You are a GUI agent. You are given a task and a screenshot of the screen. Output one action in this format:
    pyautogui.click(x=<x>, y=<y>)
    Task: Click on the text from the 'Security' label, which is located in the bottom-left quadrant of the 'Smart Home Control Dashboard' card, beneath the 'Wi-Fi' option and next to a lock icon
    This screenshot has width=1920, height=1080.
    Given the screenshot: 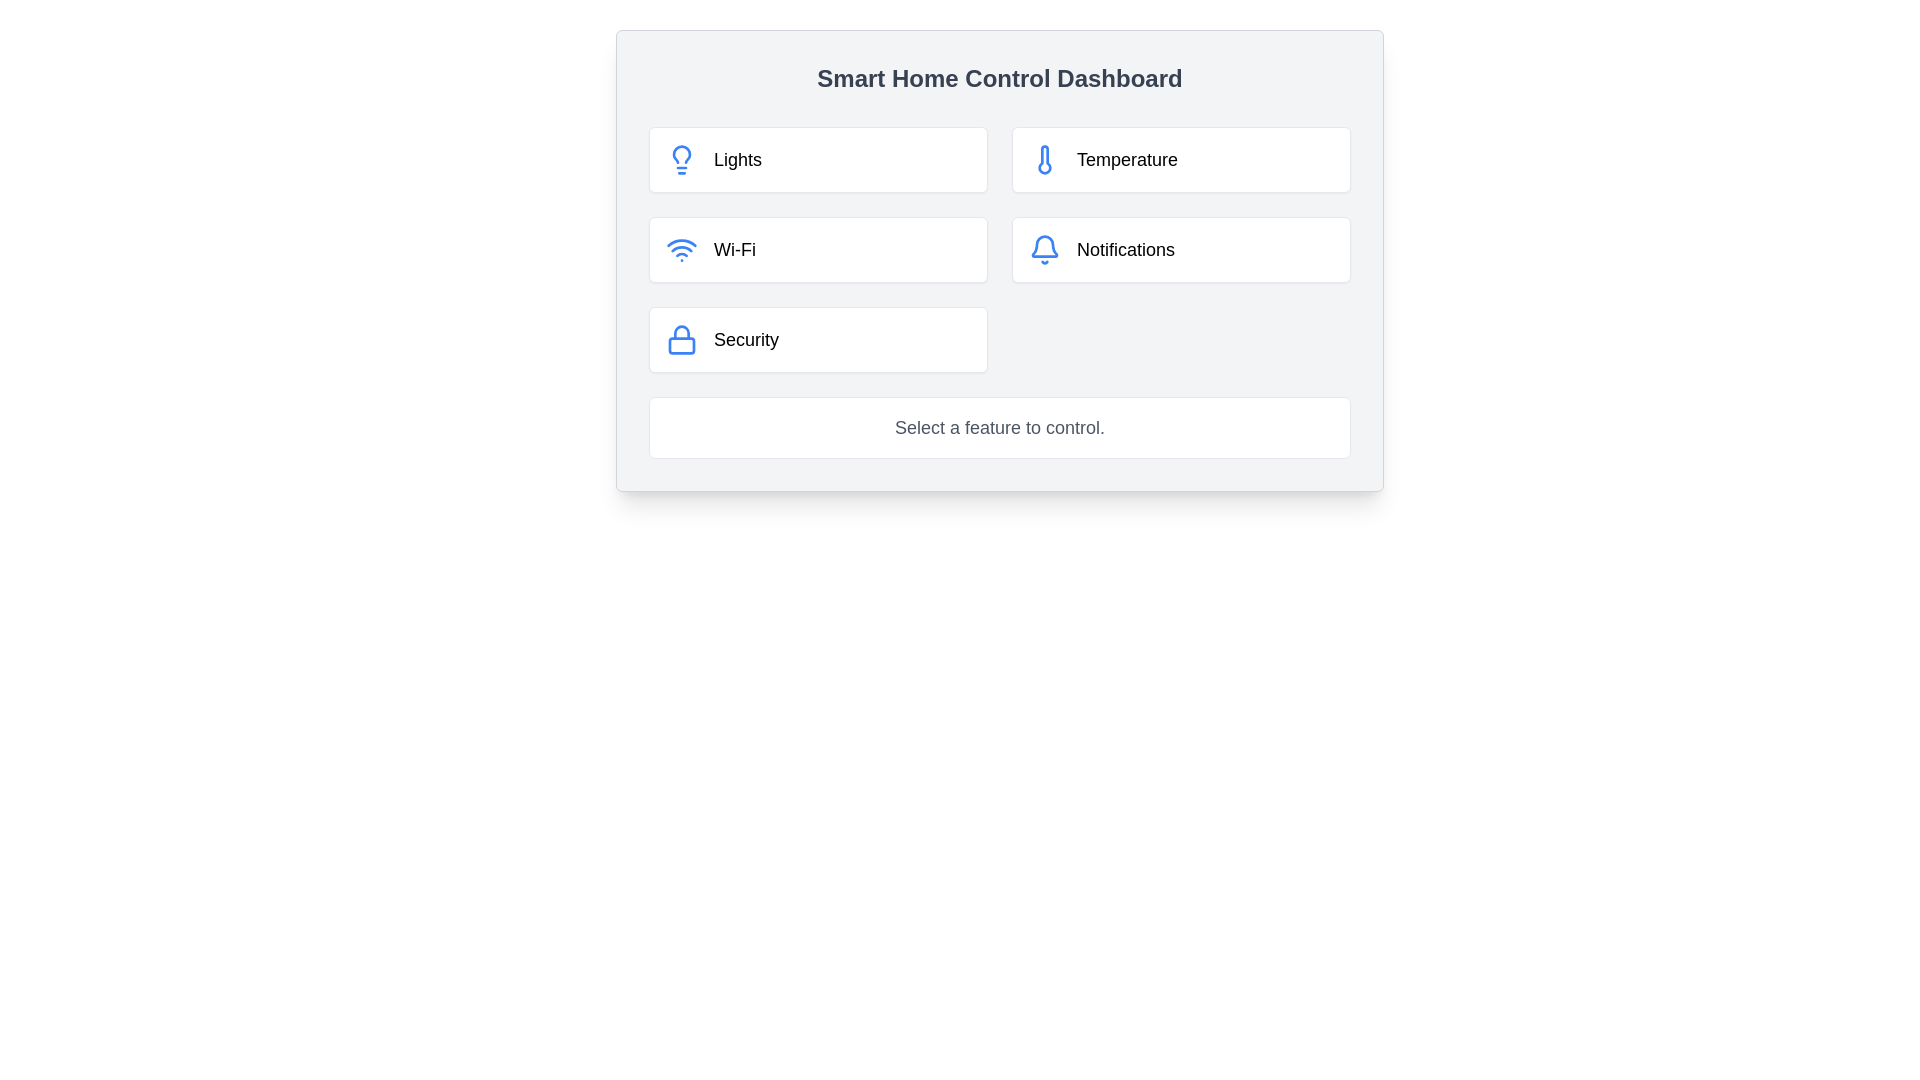 What is the action you would take?
    pyautogui.click(x=745, y=338)
    